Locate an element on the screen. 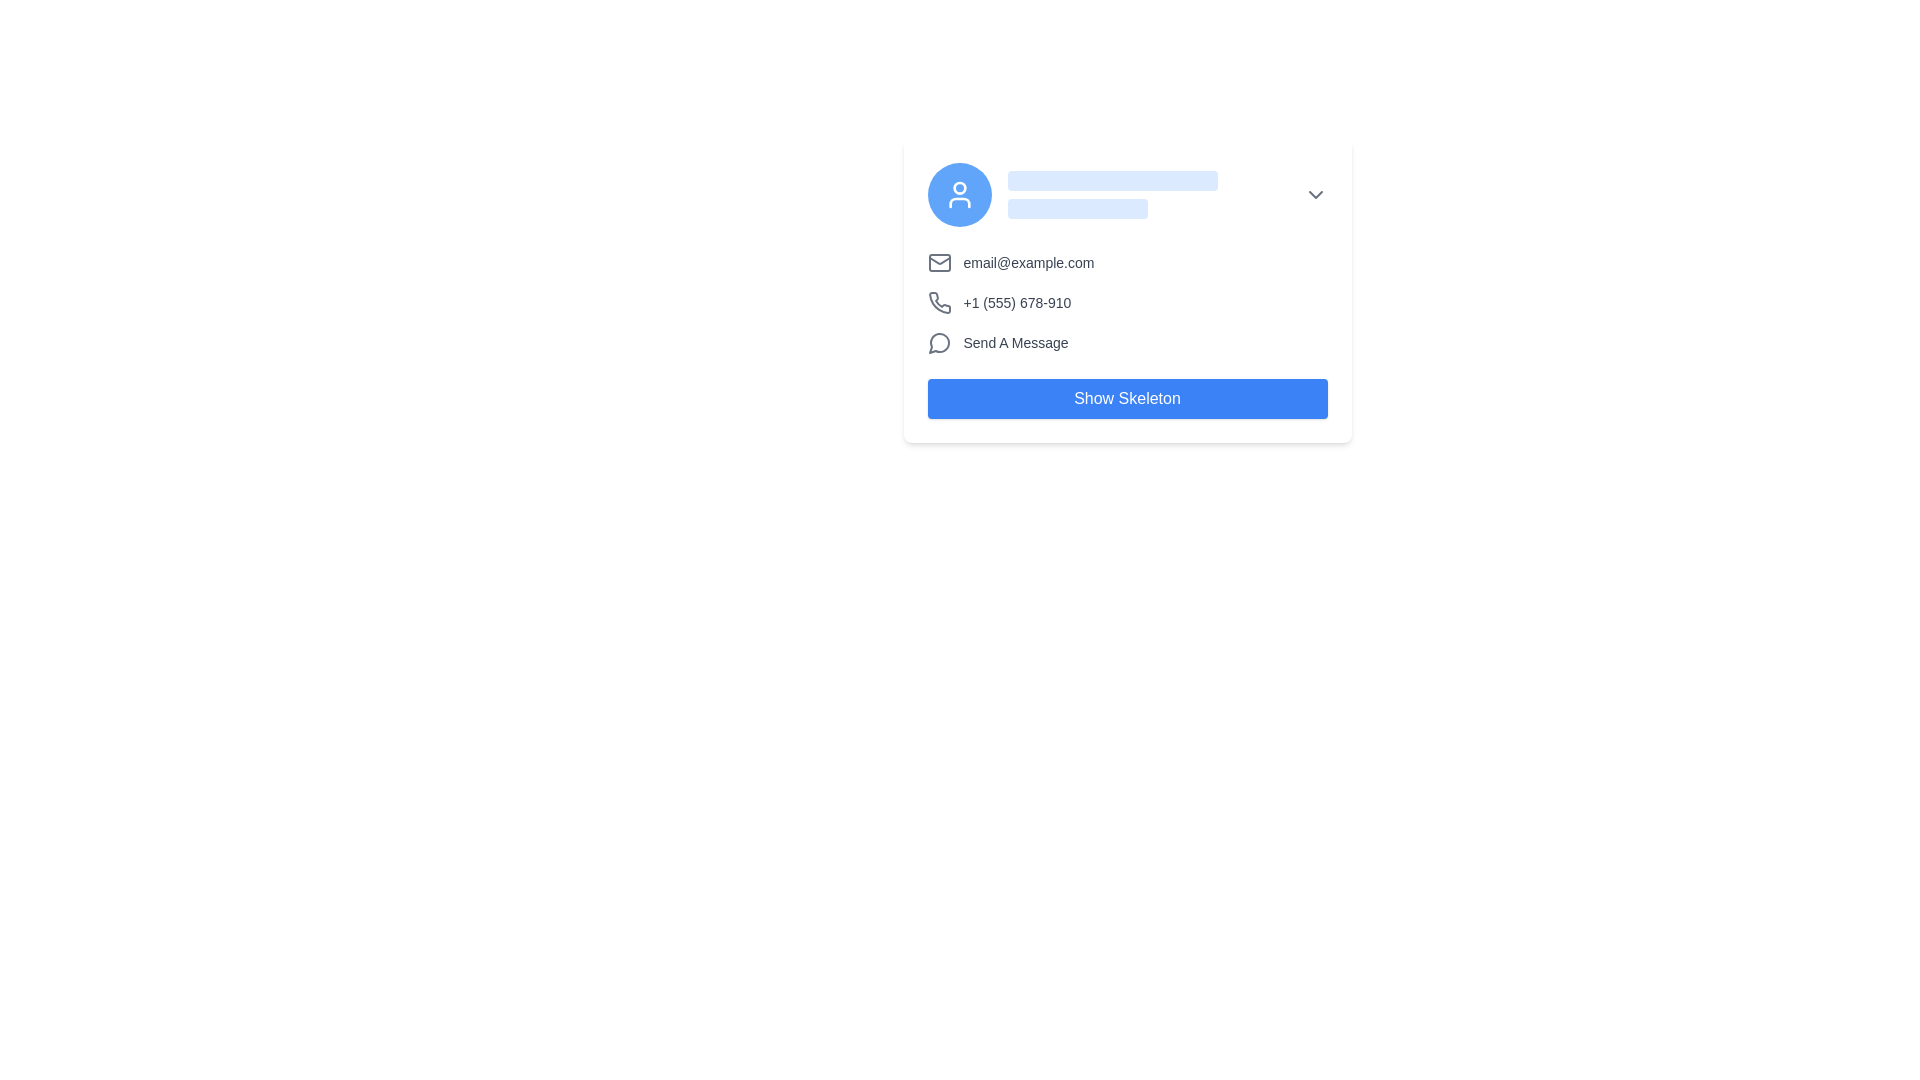  the email icon located to the left of the text 'email@example.com' is located at coordinates (938, 261).